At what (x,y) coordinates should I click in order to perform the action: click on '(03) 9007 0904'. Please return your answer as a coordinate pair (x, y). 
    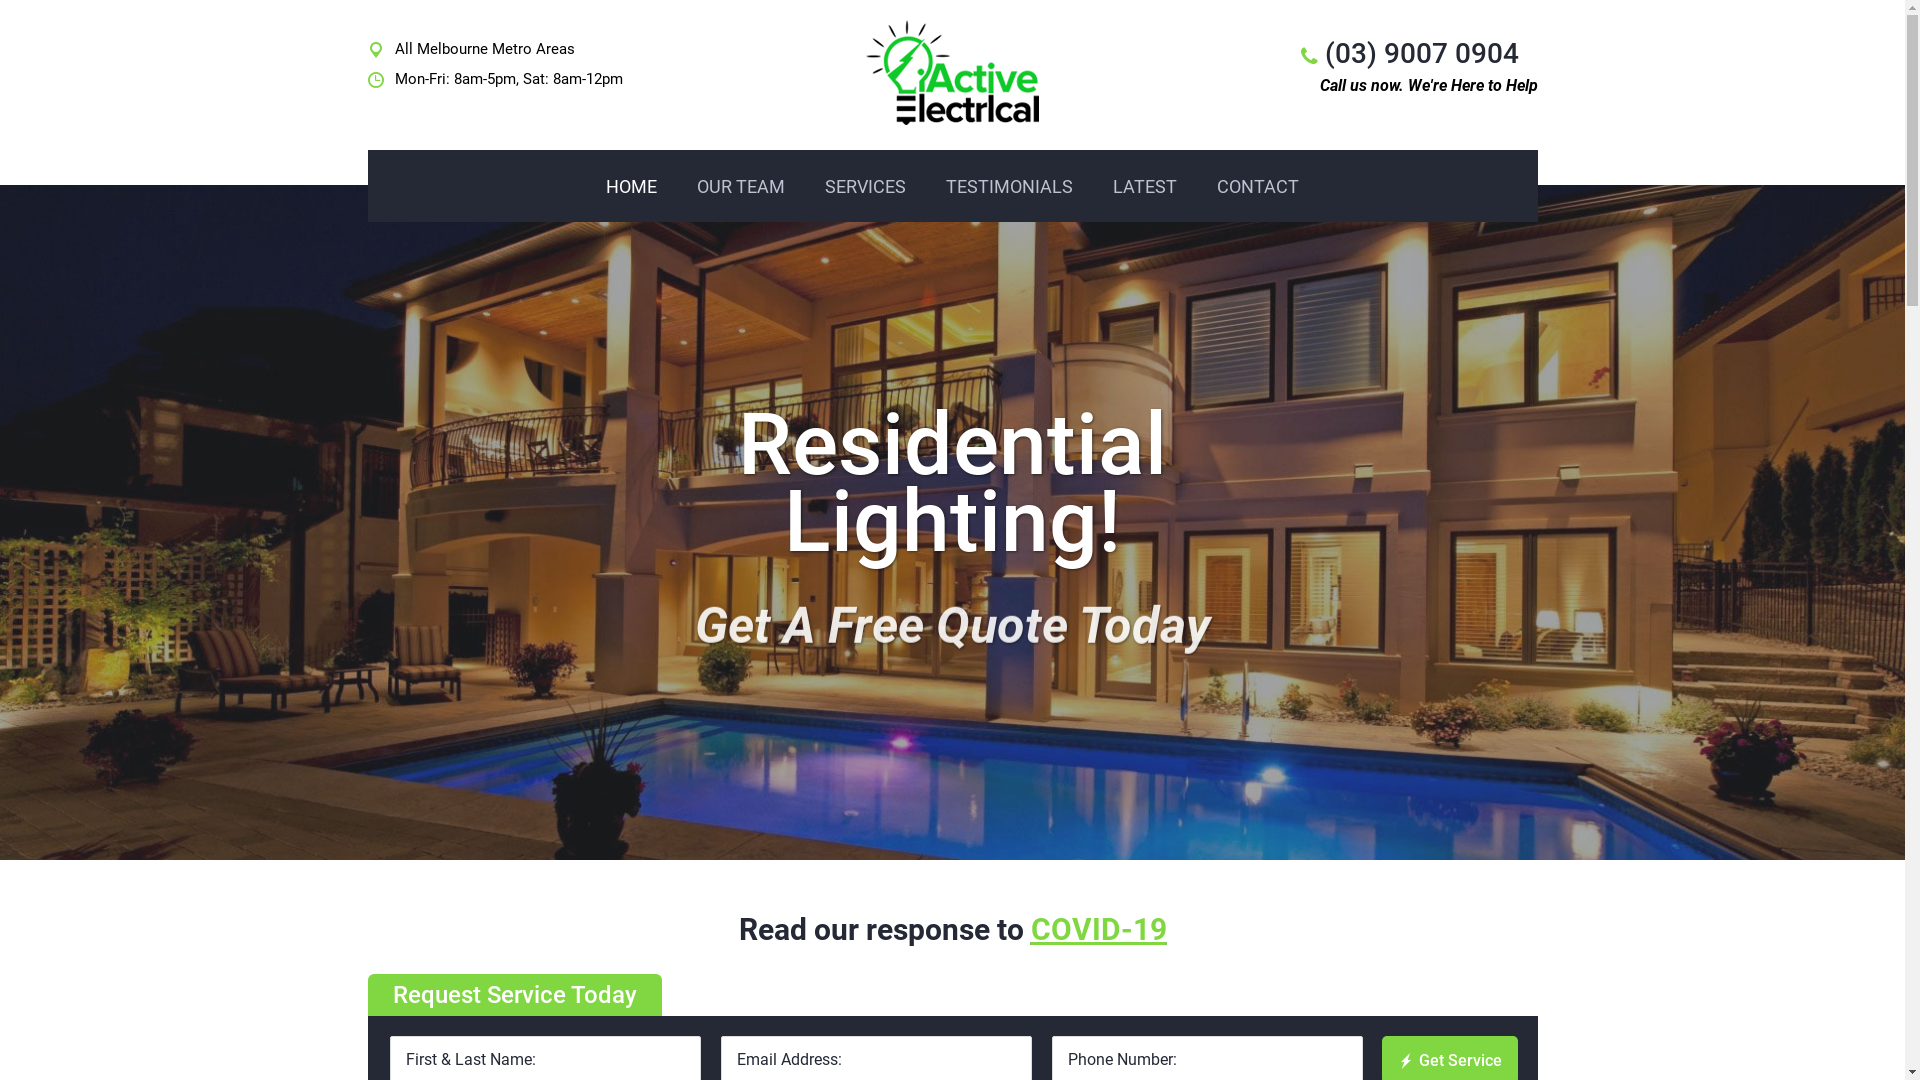
    Looking at the image, I should click on (1419, 52).